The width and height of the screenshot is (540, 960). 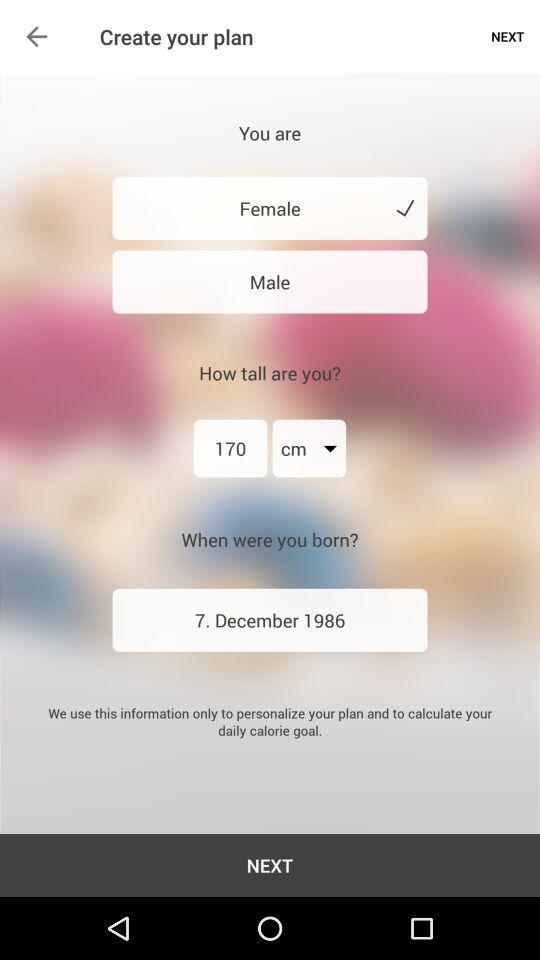 I want to click on icon below the when were you, so click(x=270, y=619).